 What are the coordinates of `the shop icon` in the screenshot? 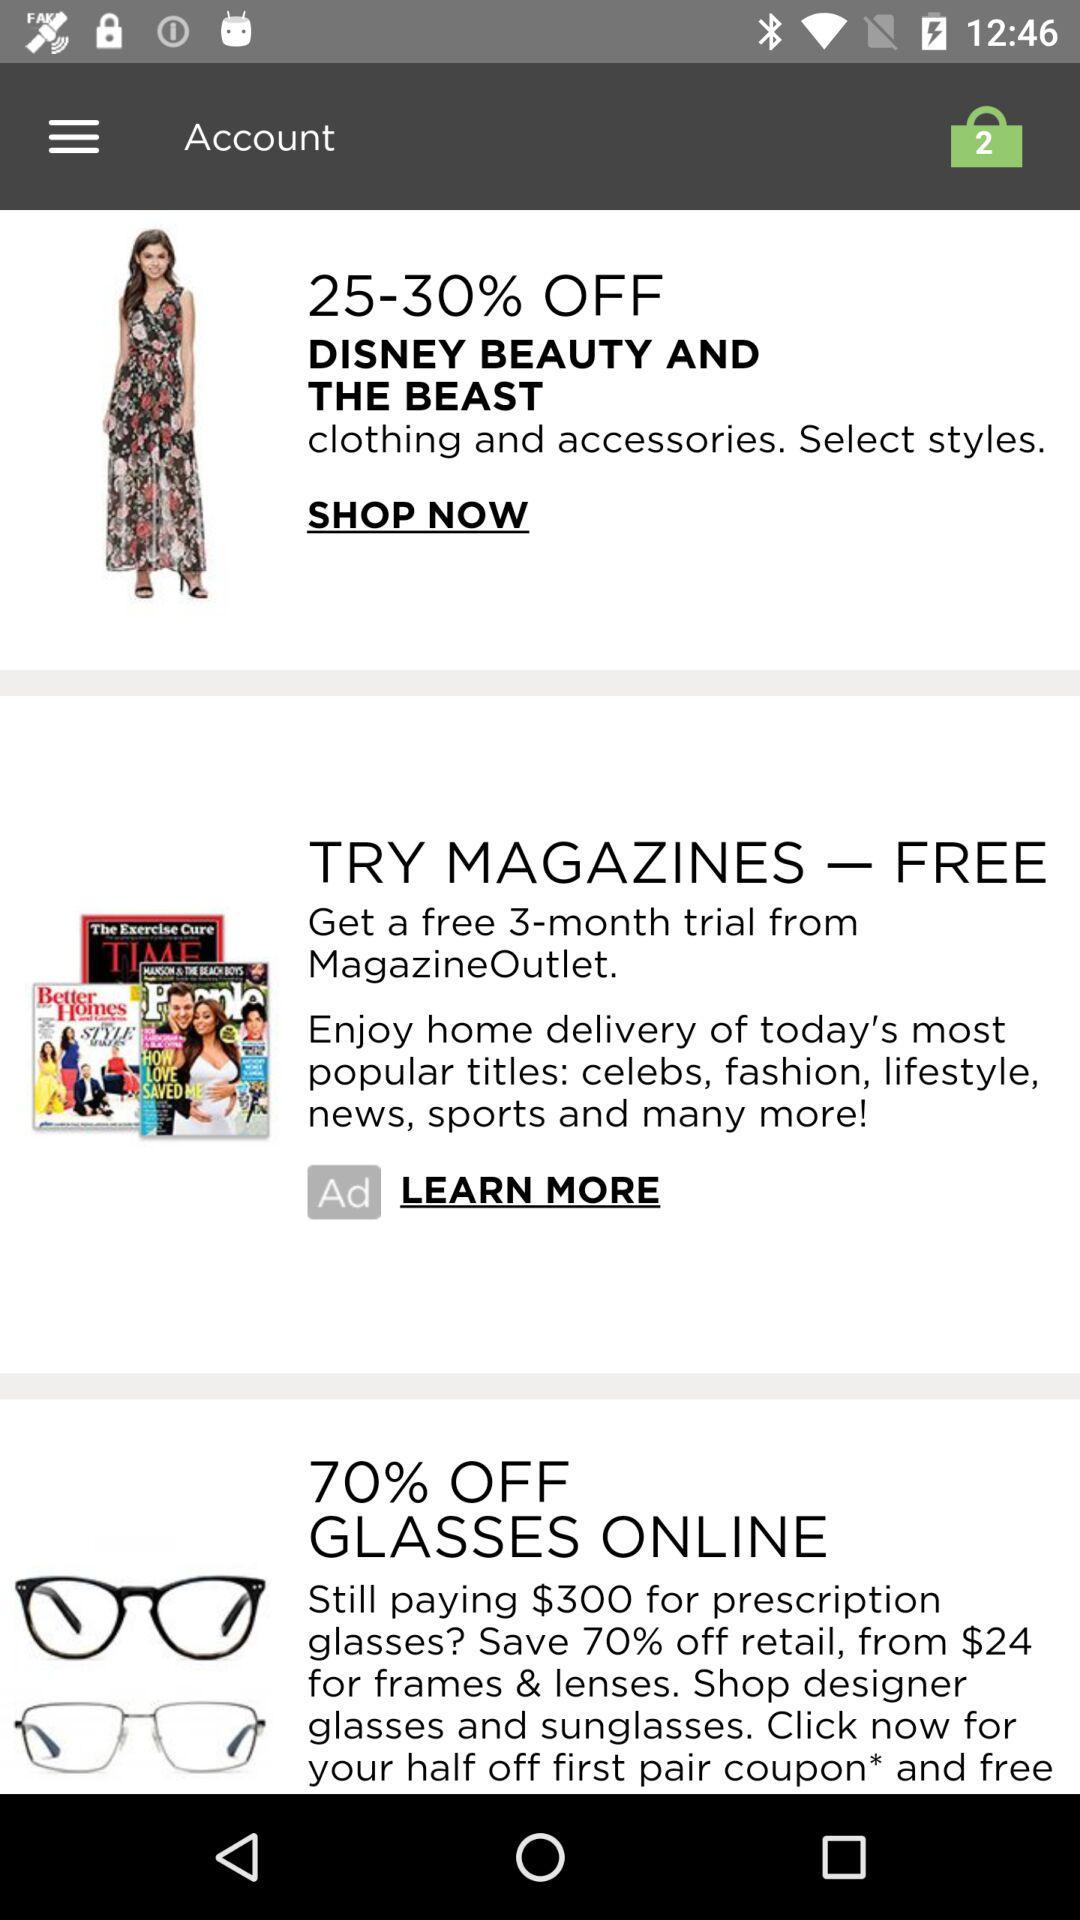 It's located at (980, 135).